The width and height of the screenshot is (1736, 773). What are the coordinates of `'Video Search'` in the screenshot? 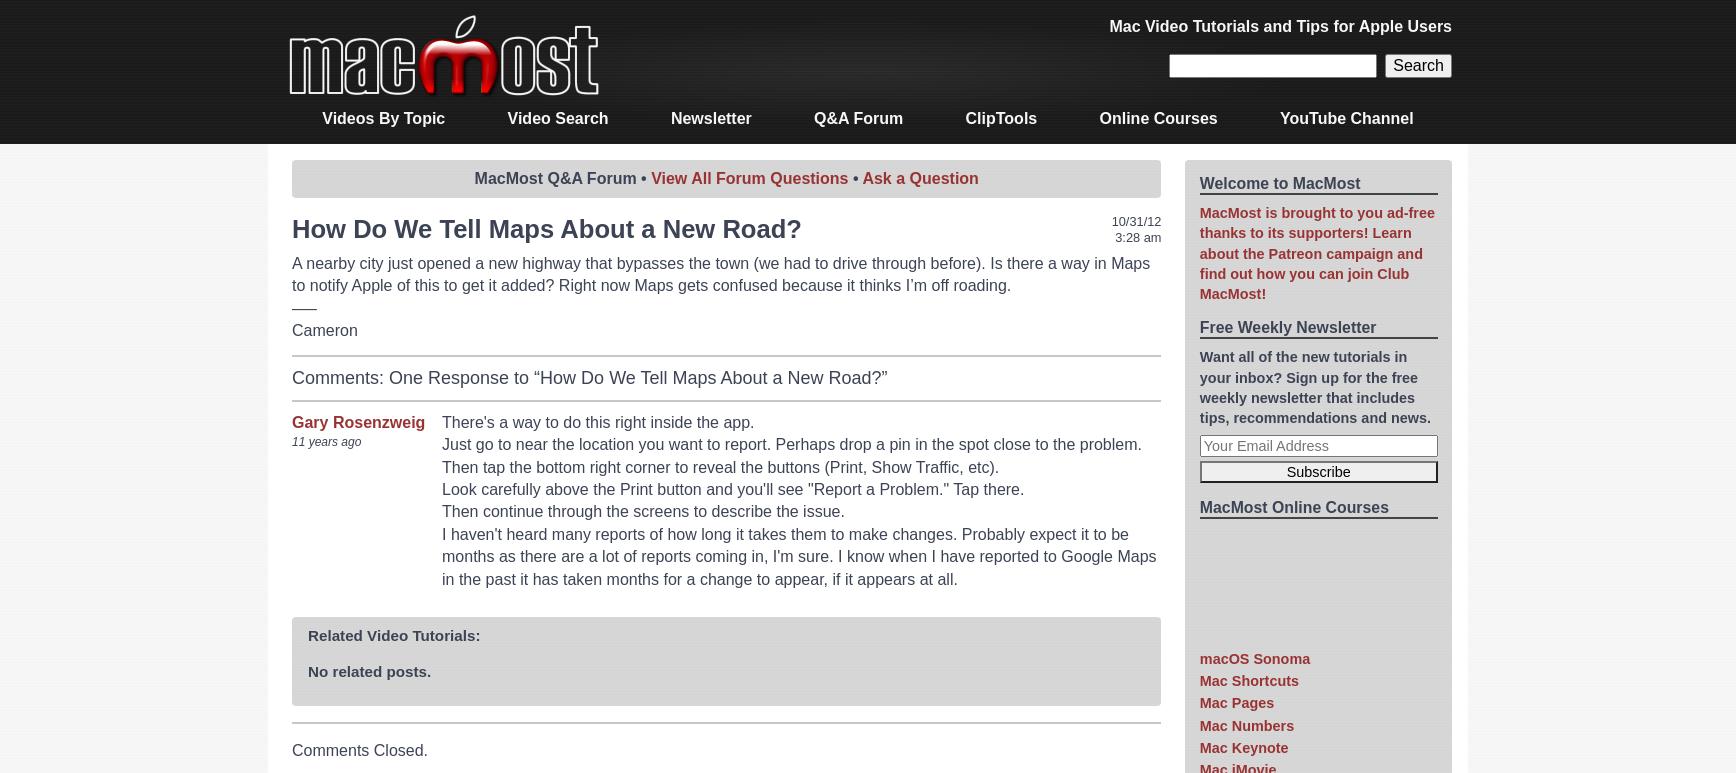 It's located at (557, 117).